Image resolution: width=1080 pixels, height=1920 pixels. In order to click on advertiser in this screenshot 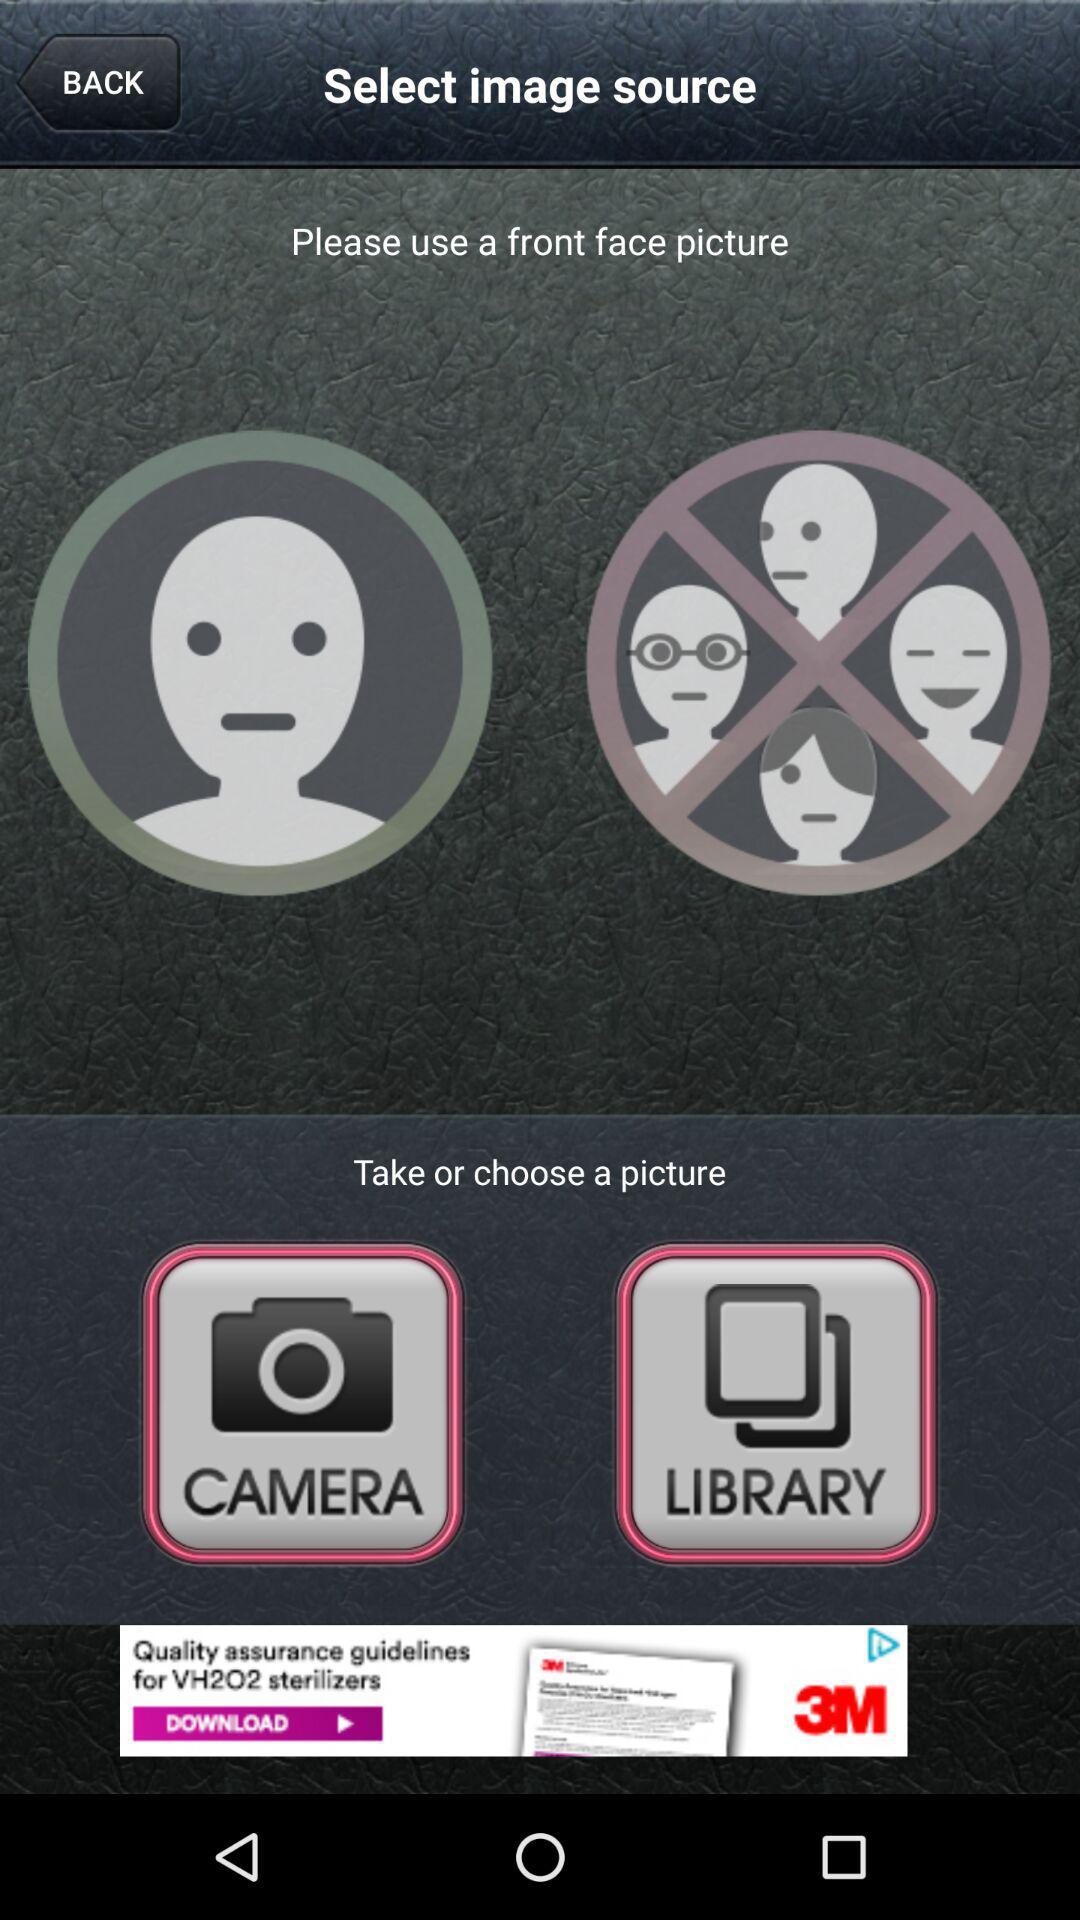, I will do `click(540, 1689)`.